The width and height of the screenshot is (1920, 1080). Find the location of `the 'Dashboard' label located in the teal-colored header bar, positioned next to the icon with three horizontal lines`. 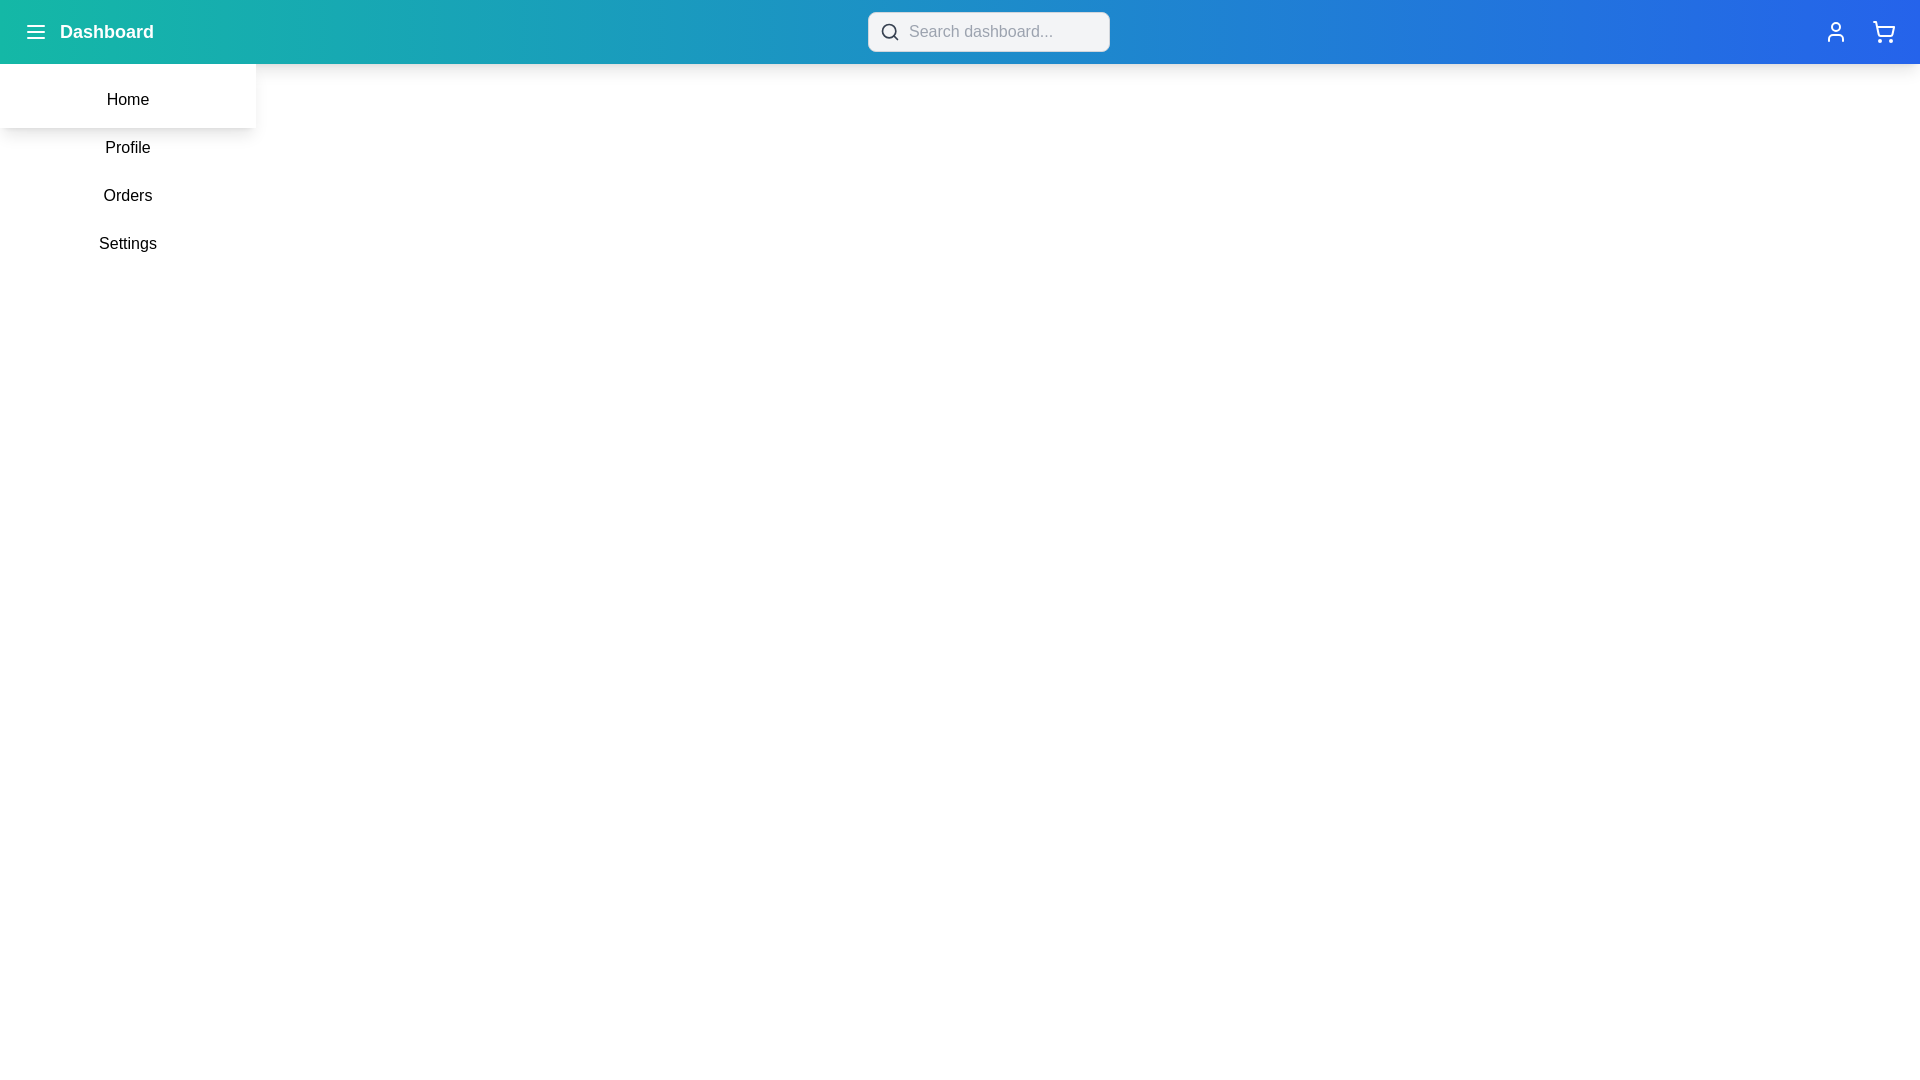

the 'Dashboard' label located in the teal-colored header bar, positioned next to the icon with three horizontal lines is located at coordinates (105, 31).